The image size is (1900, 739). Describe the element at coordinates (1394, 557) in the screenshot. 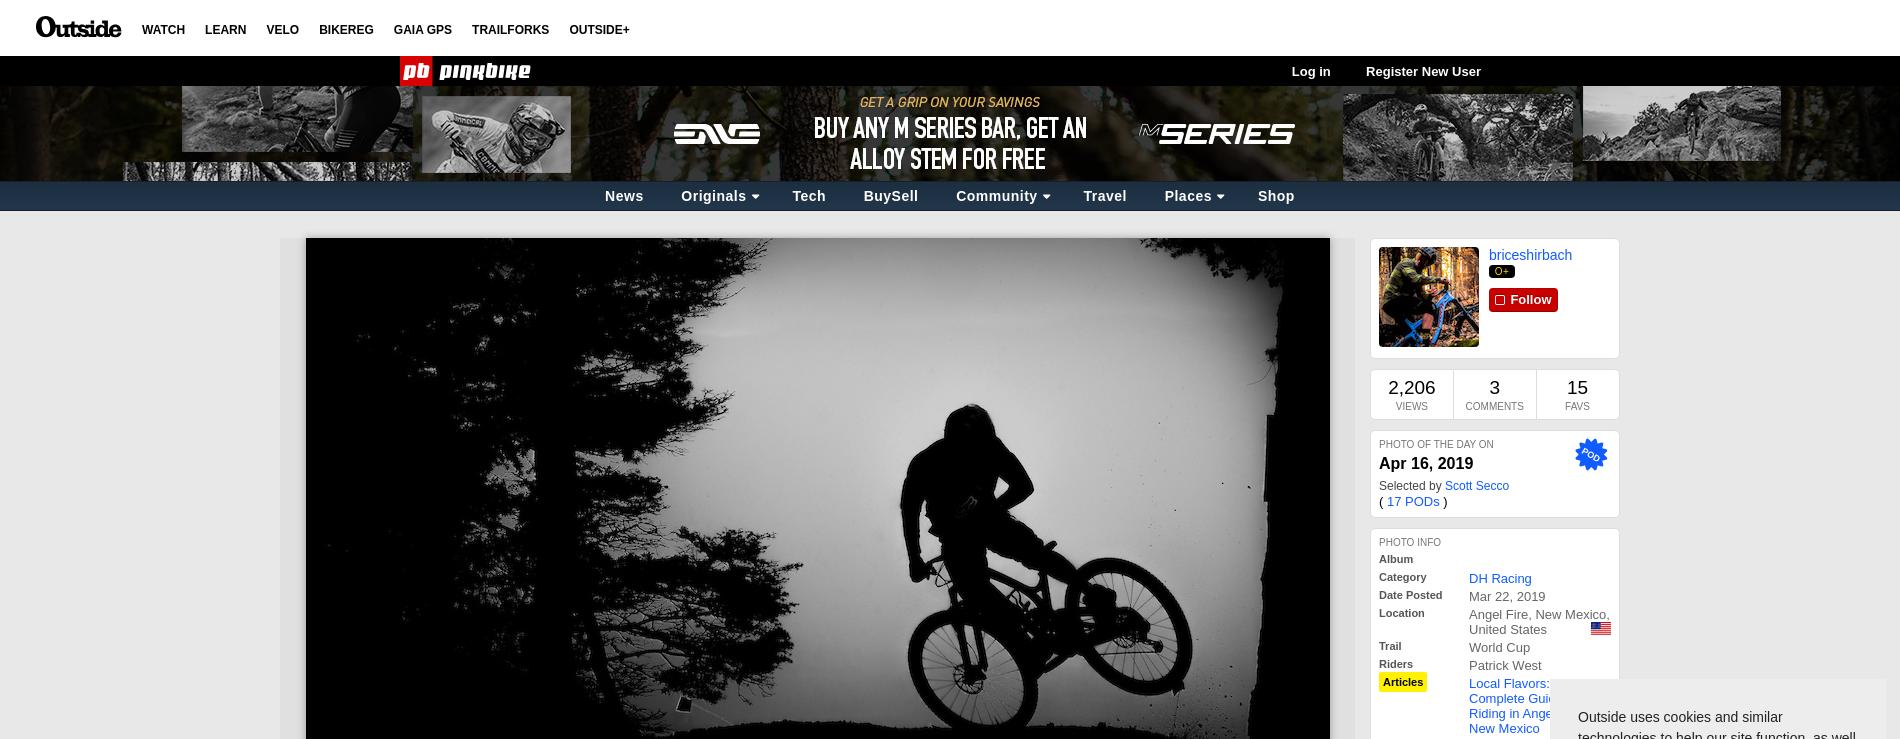

I see `'Album'` at that location.